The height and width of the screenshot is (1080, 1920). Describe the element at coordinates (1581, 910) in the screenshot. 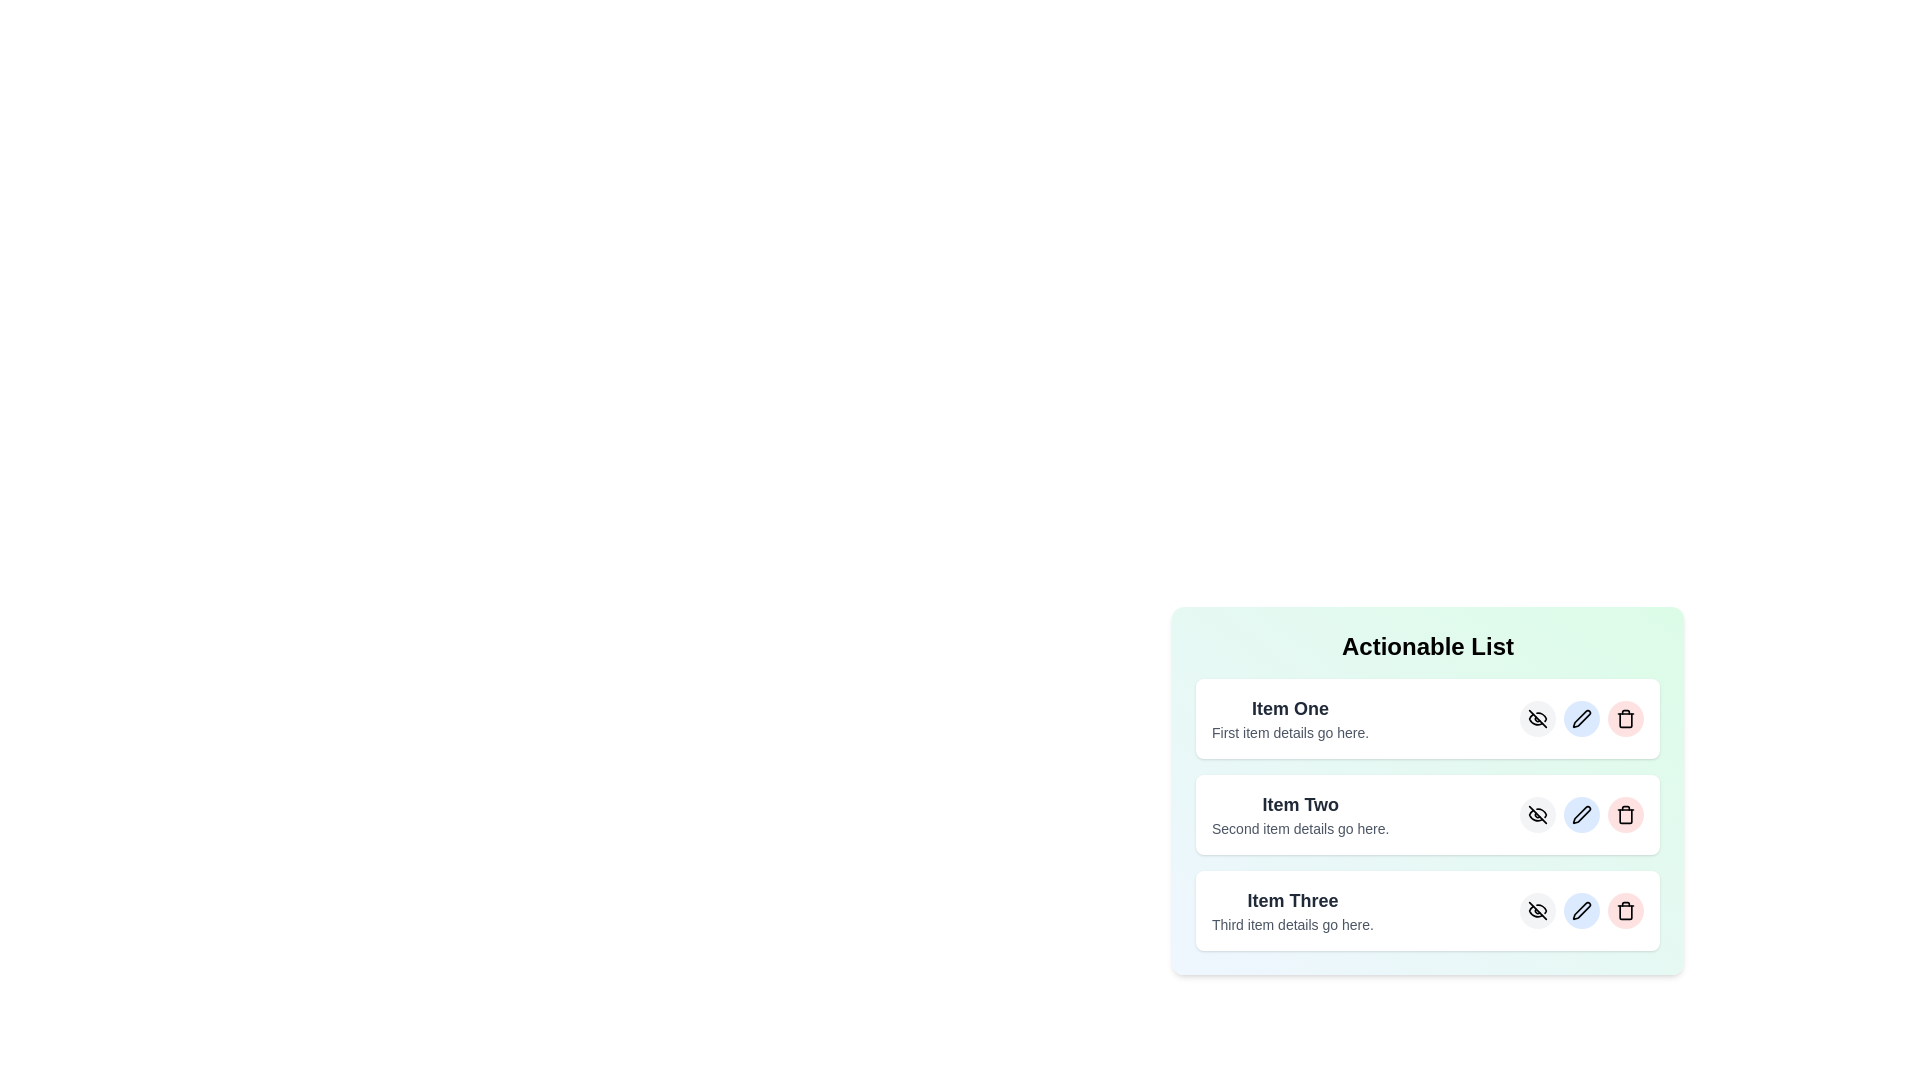

I see `edit button for the item labeled Item Three` at that location.